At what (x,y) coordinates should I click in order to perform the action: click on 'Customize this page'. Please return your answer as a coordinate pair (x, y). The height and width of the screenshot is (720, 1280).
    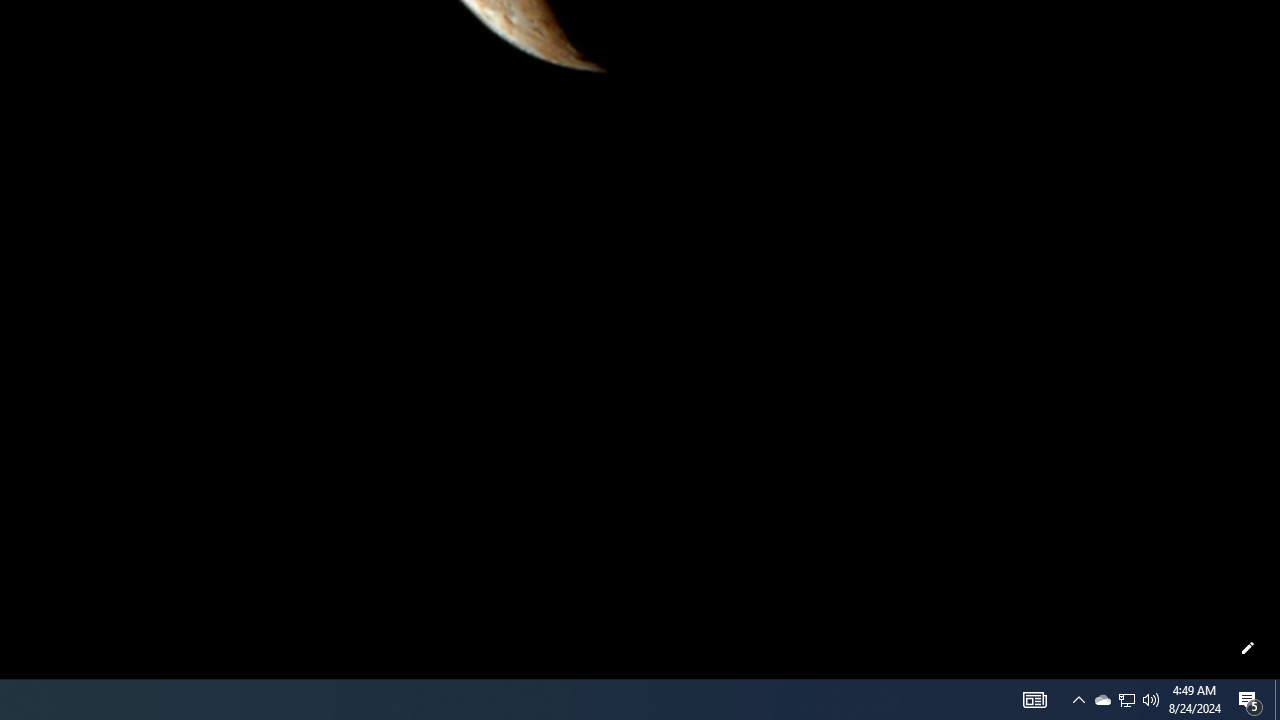
    Looking at the image, I should click on (1247, 648).